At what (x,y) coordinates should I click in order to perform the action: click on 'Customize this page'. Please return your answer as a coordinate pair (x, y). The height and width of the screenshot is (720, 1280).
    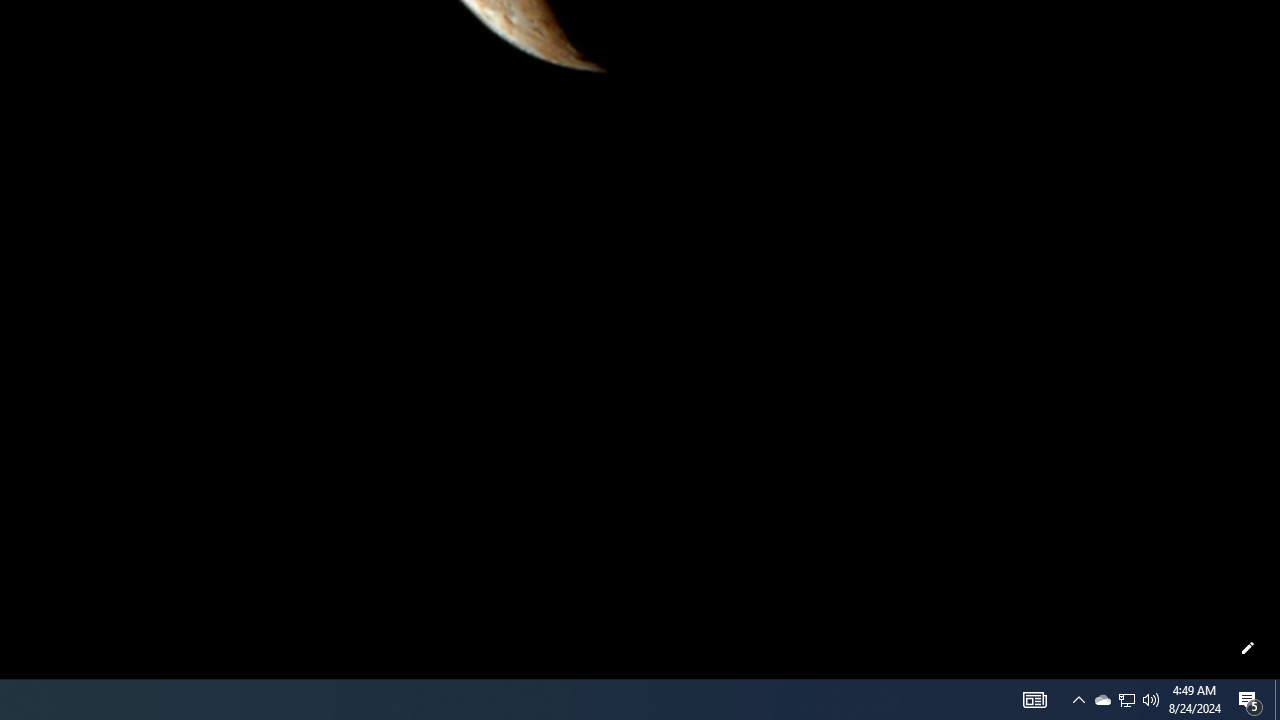
    Looking at the image, I should click on (1247, 648).